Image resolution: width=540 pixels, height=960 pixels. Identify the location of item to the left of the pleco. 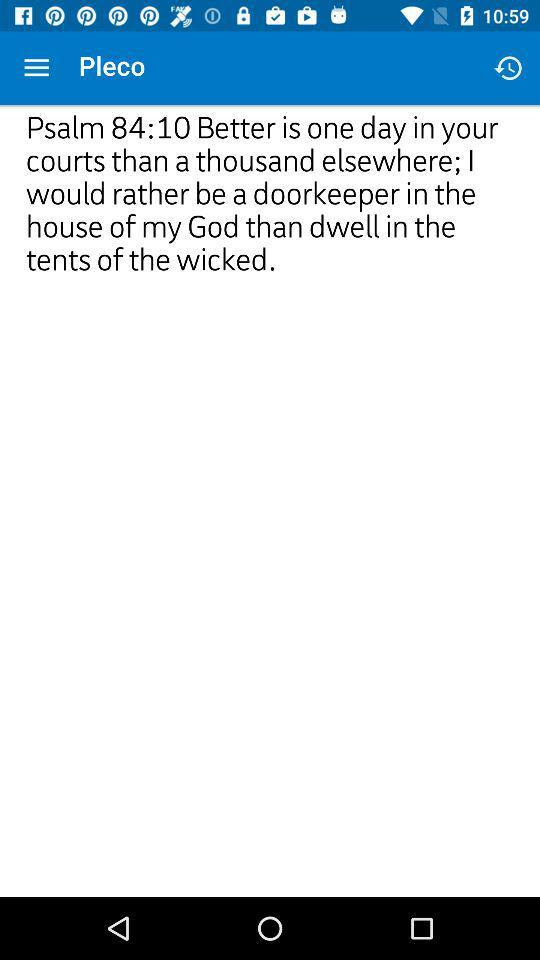
(36, 68).